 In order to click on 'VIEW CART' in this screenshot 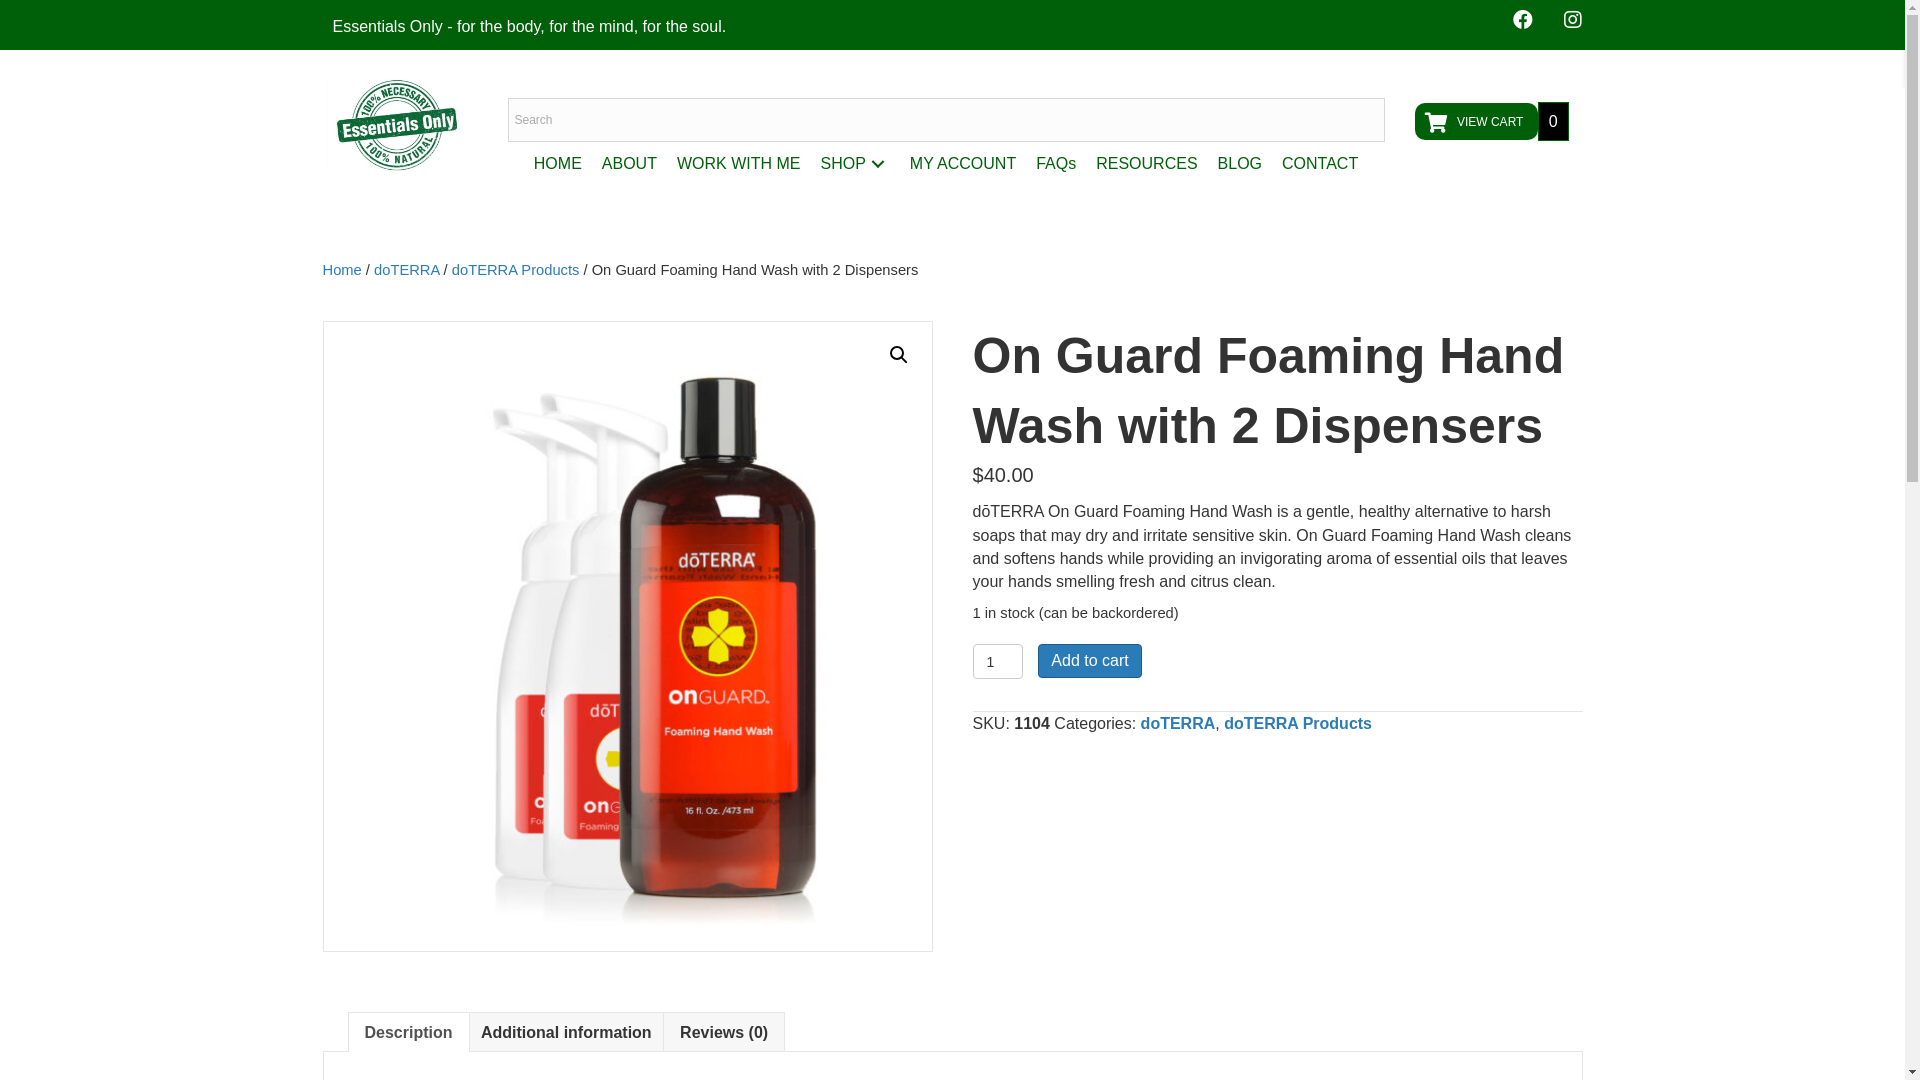, I will do `click(1475, 121)`.